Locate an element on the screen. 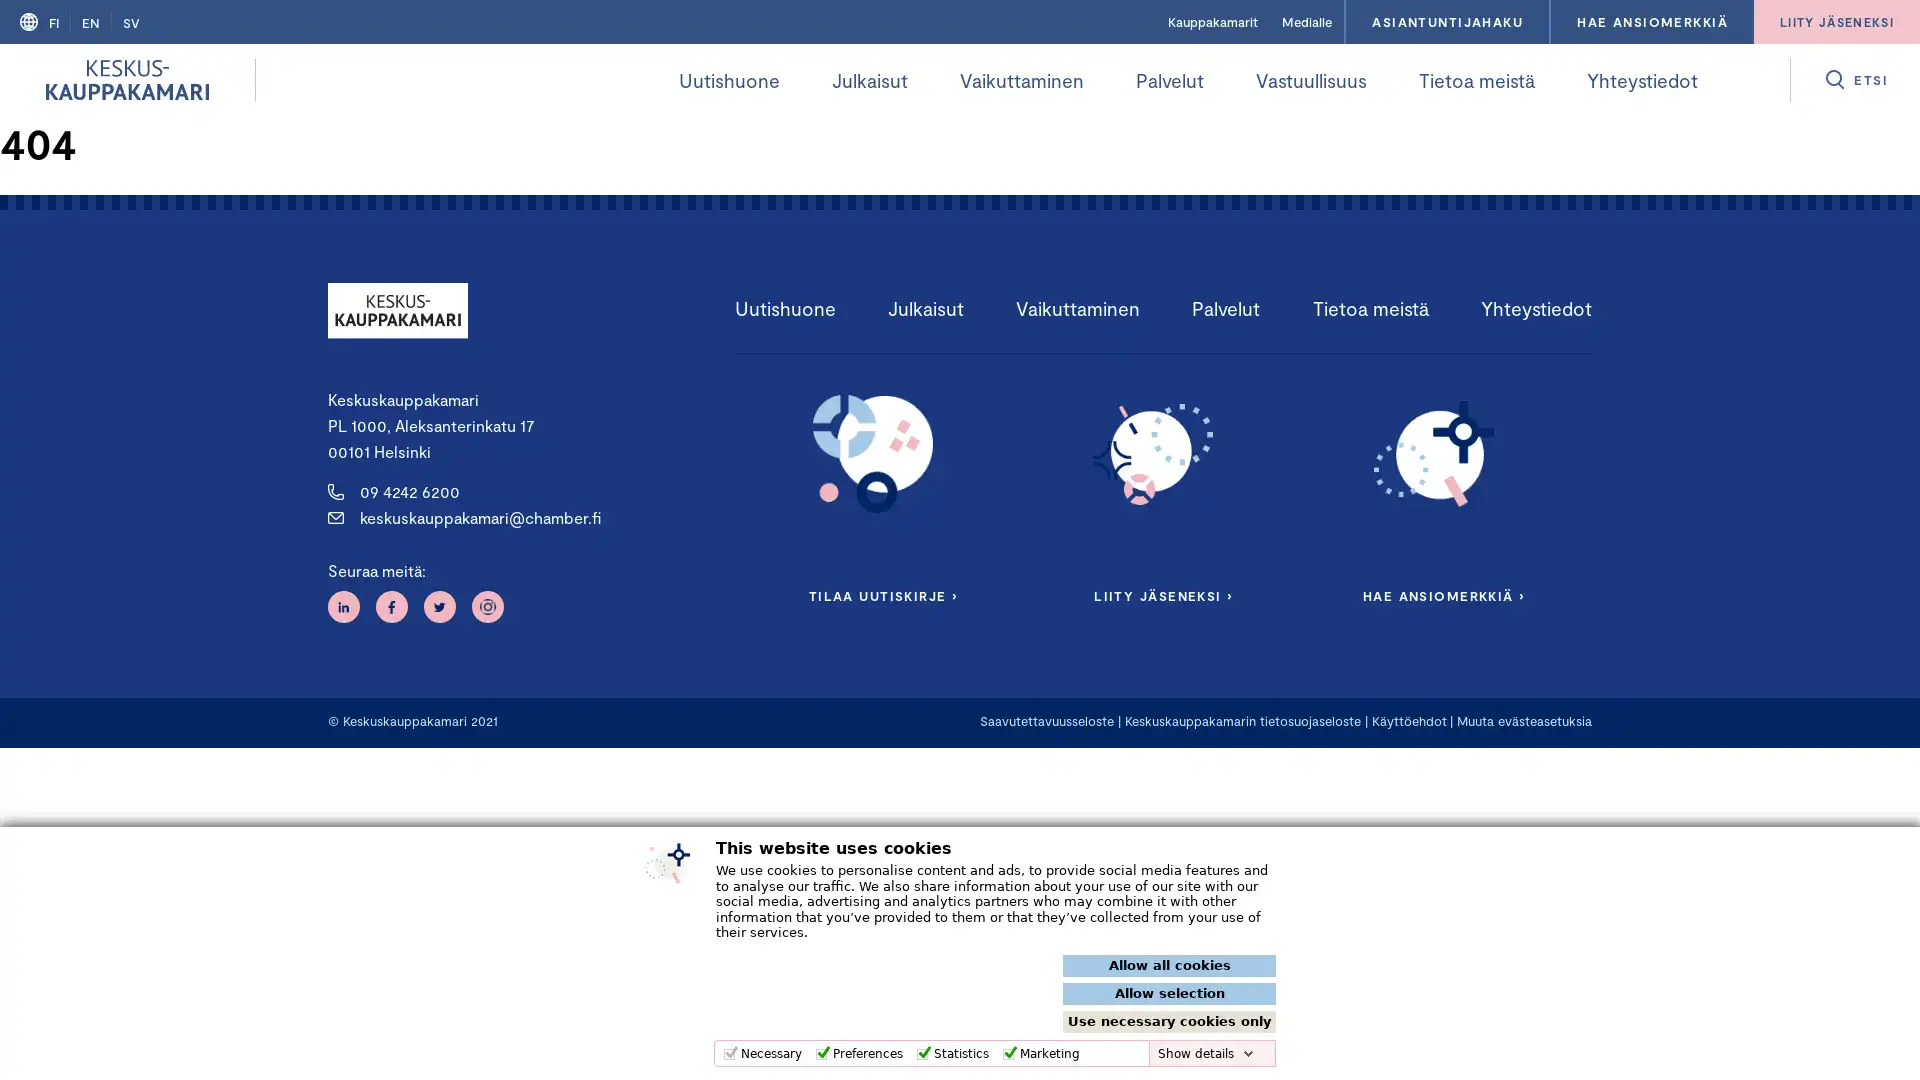 This screenshot has width=1920, height=1080. Avaa alivalikko kohteelle Palvelut is located at coordinates (1221, 96).